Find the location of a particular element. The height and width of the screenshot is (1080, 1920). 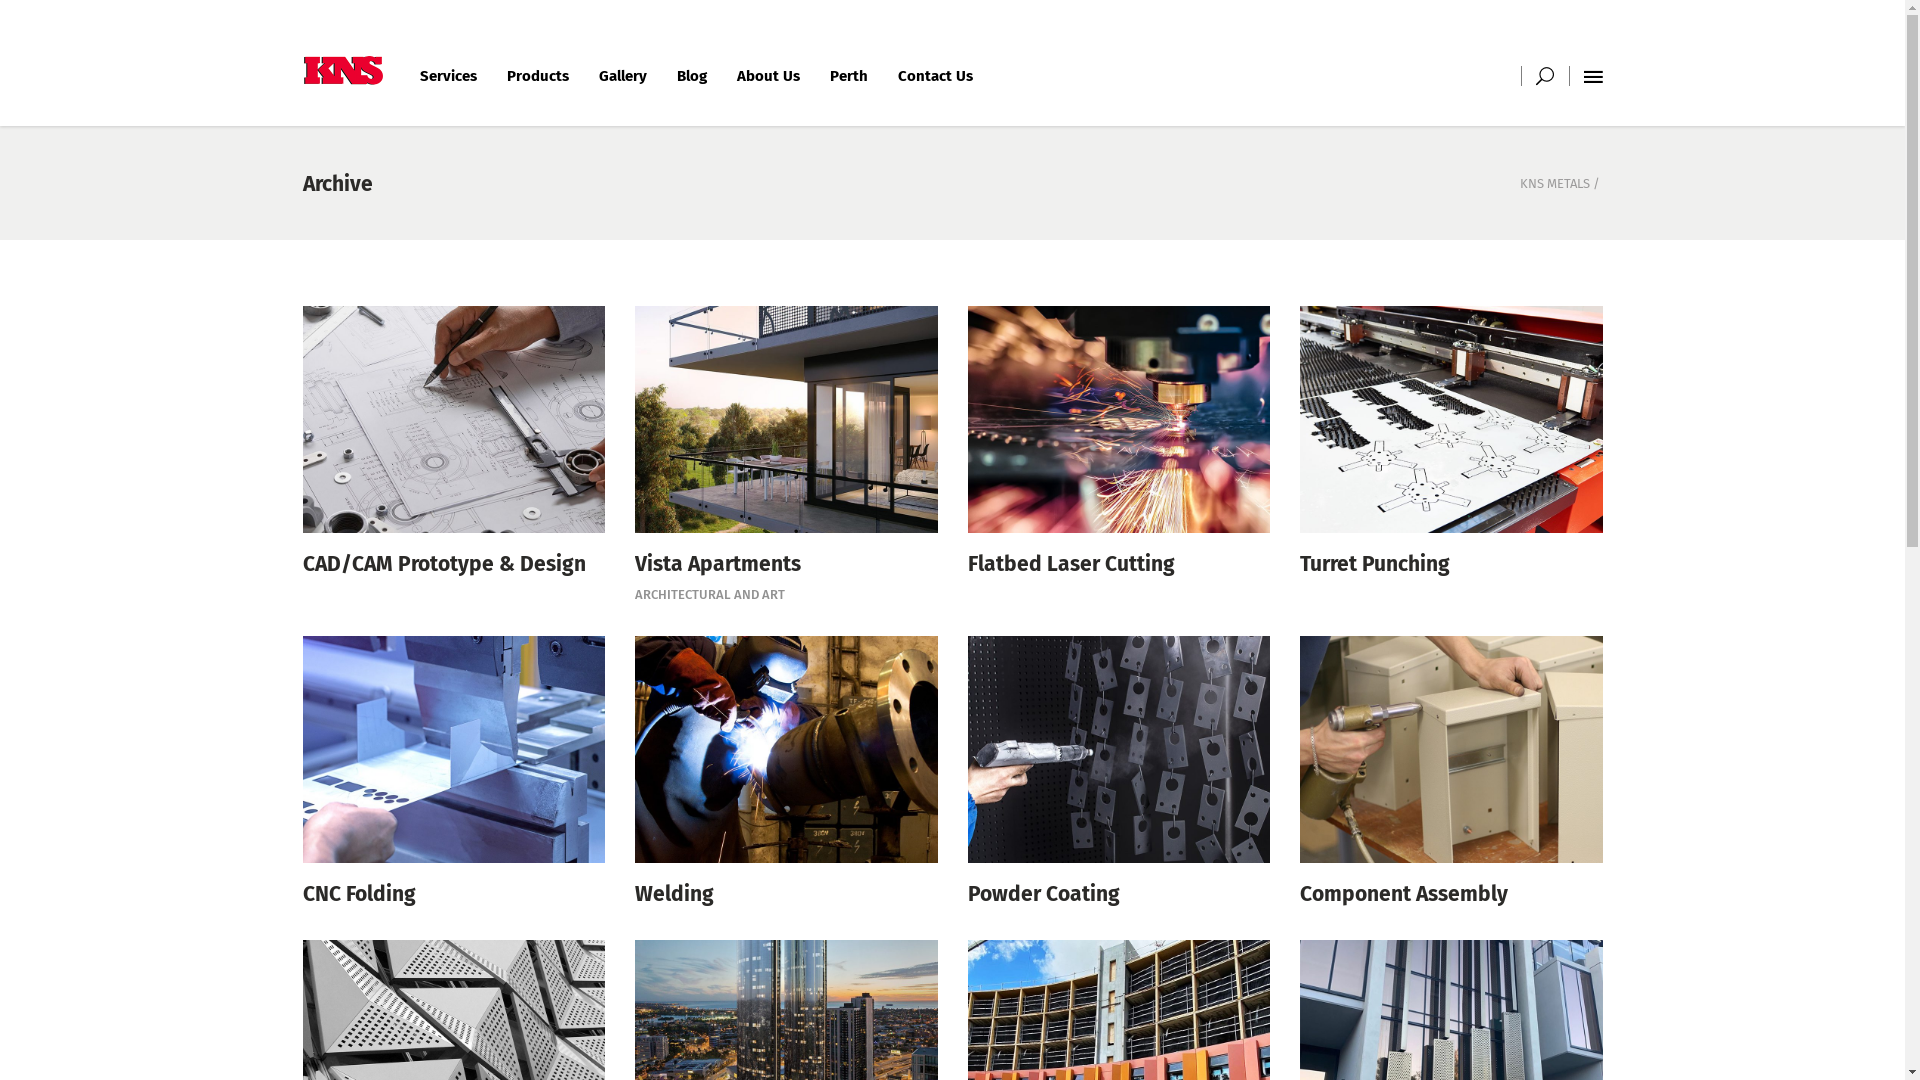

'Gallery' is located at coordinates (622, 75).